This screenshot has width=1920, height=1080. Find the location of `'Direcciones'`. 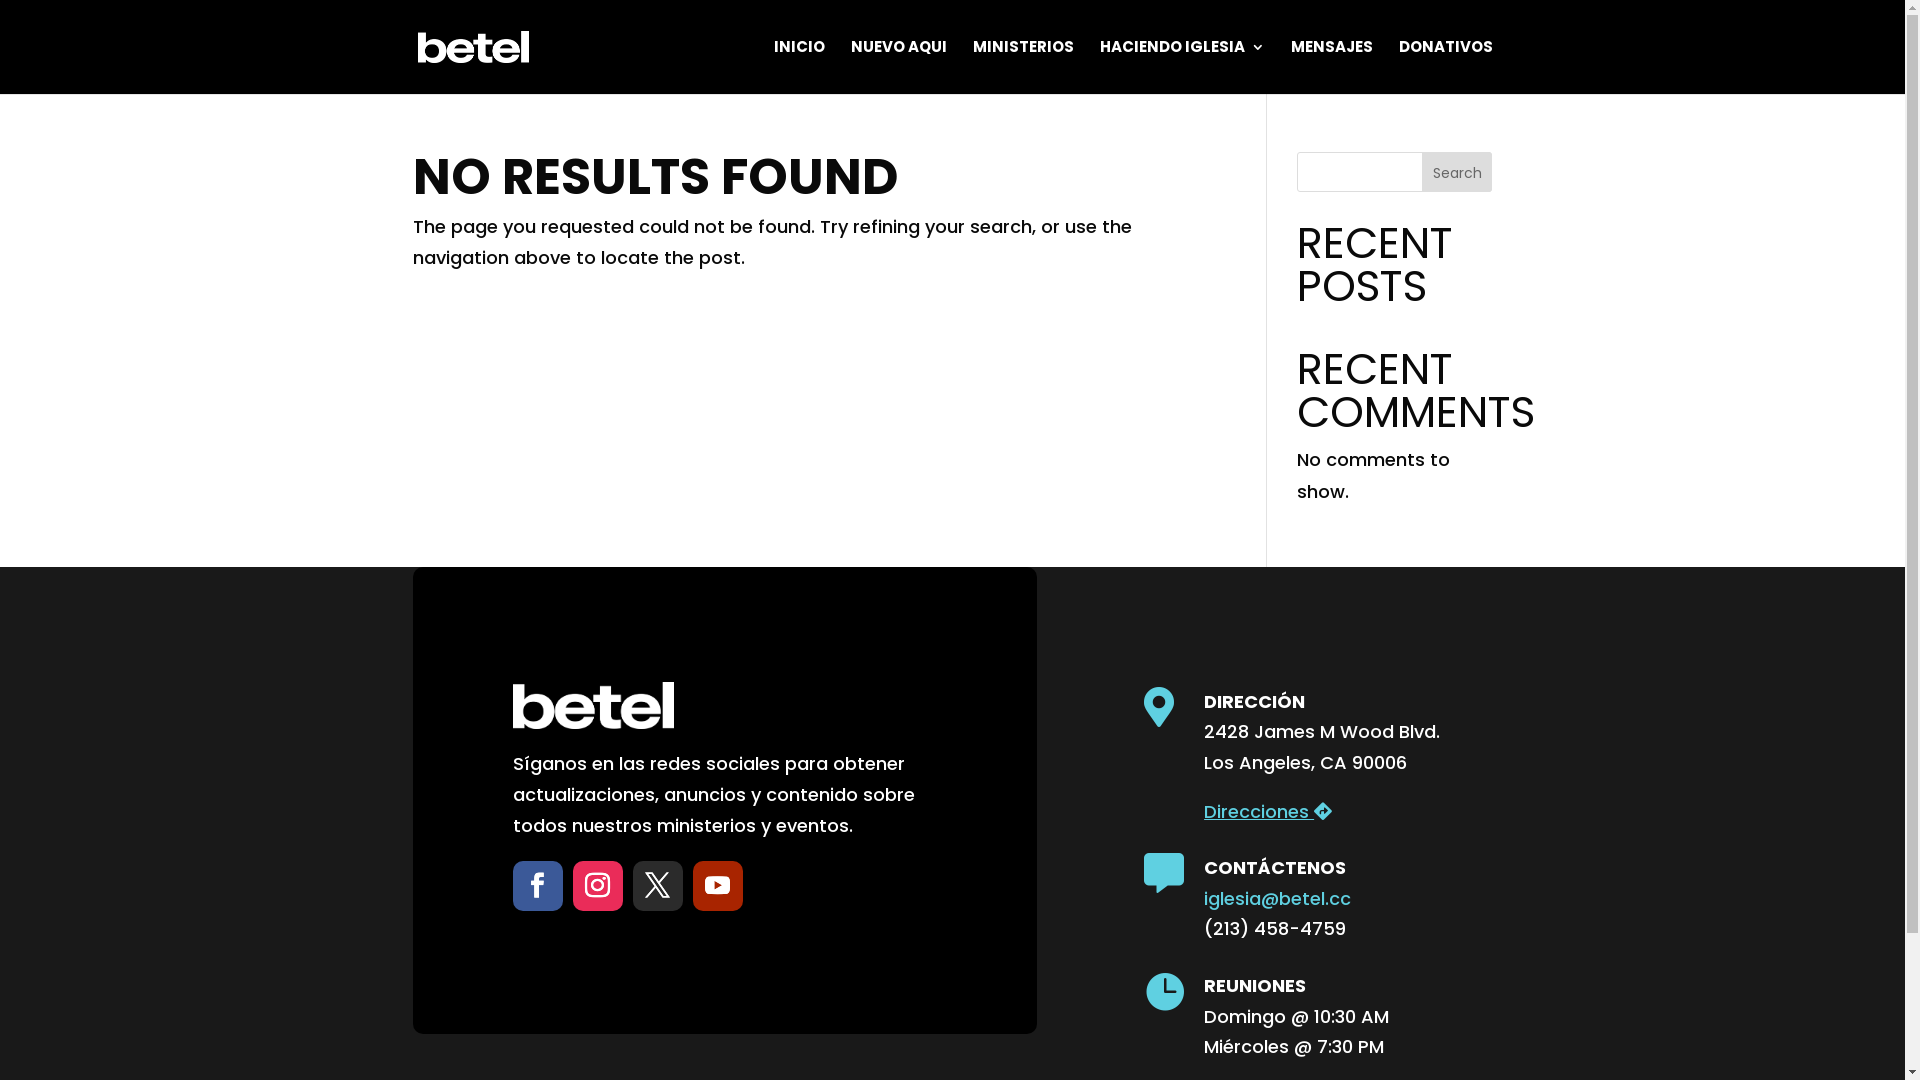

'Direcciones' is located at coordinates (1266, 811).